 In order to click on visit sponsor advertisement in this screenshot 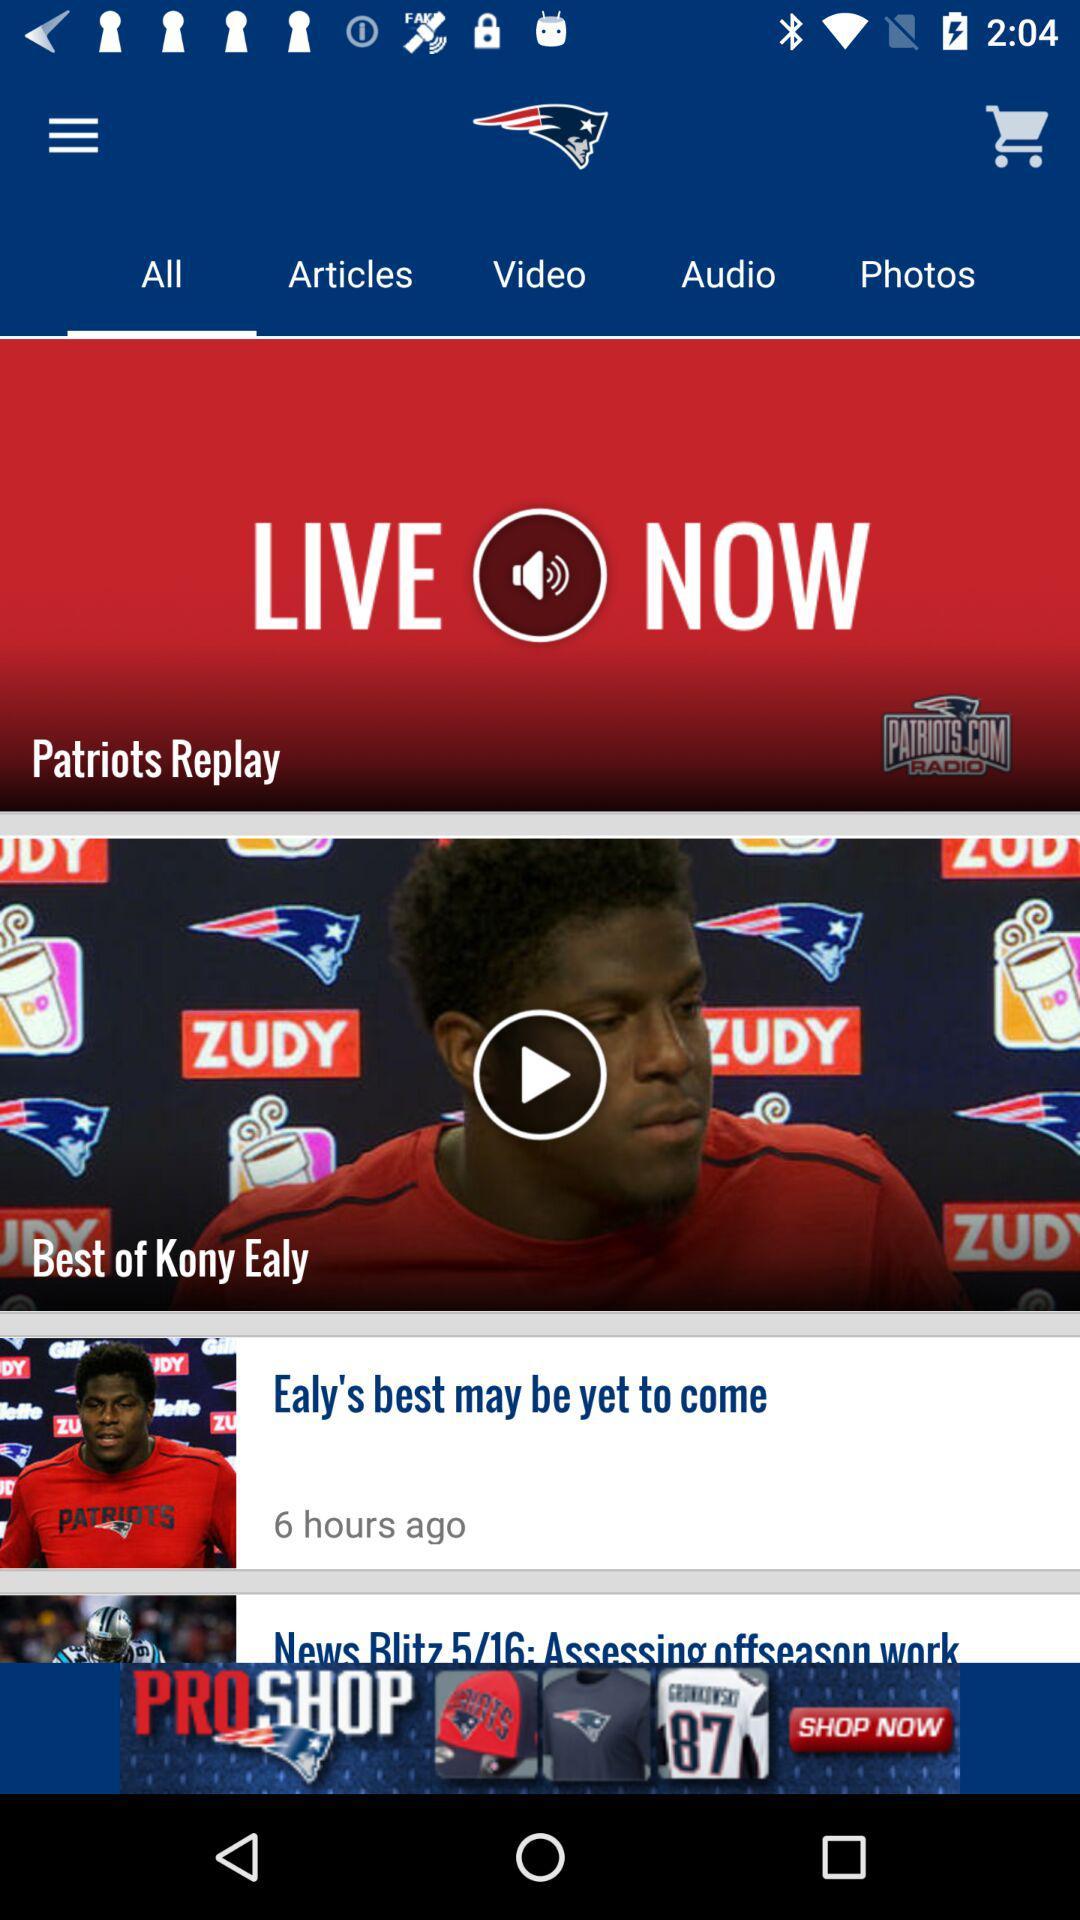, I will do `click(540, 1727)`.